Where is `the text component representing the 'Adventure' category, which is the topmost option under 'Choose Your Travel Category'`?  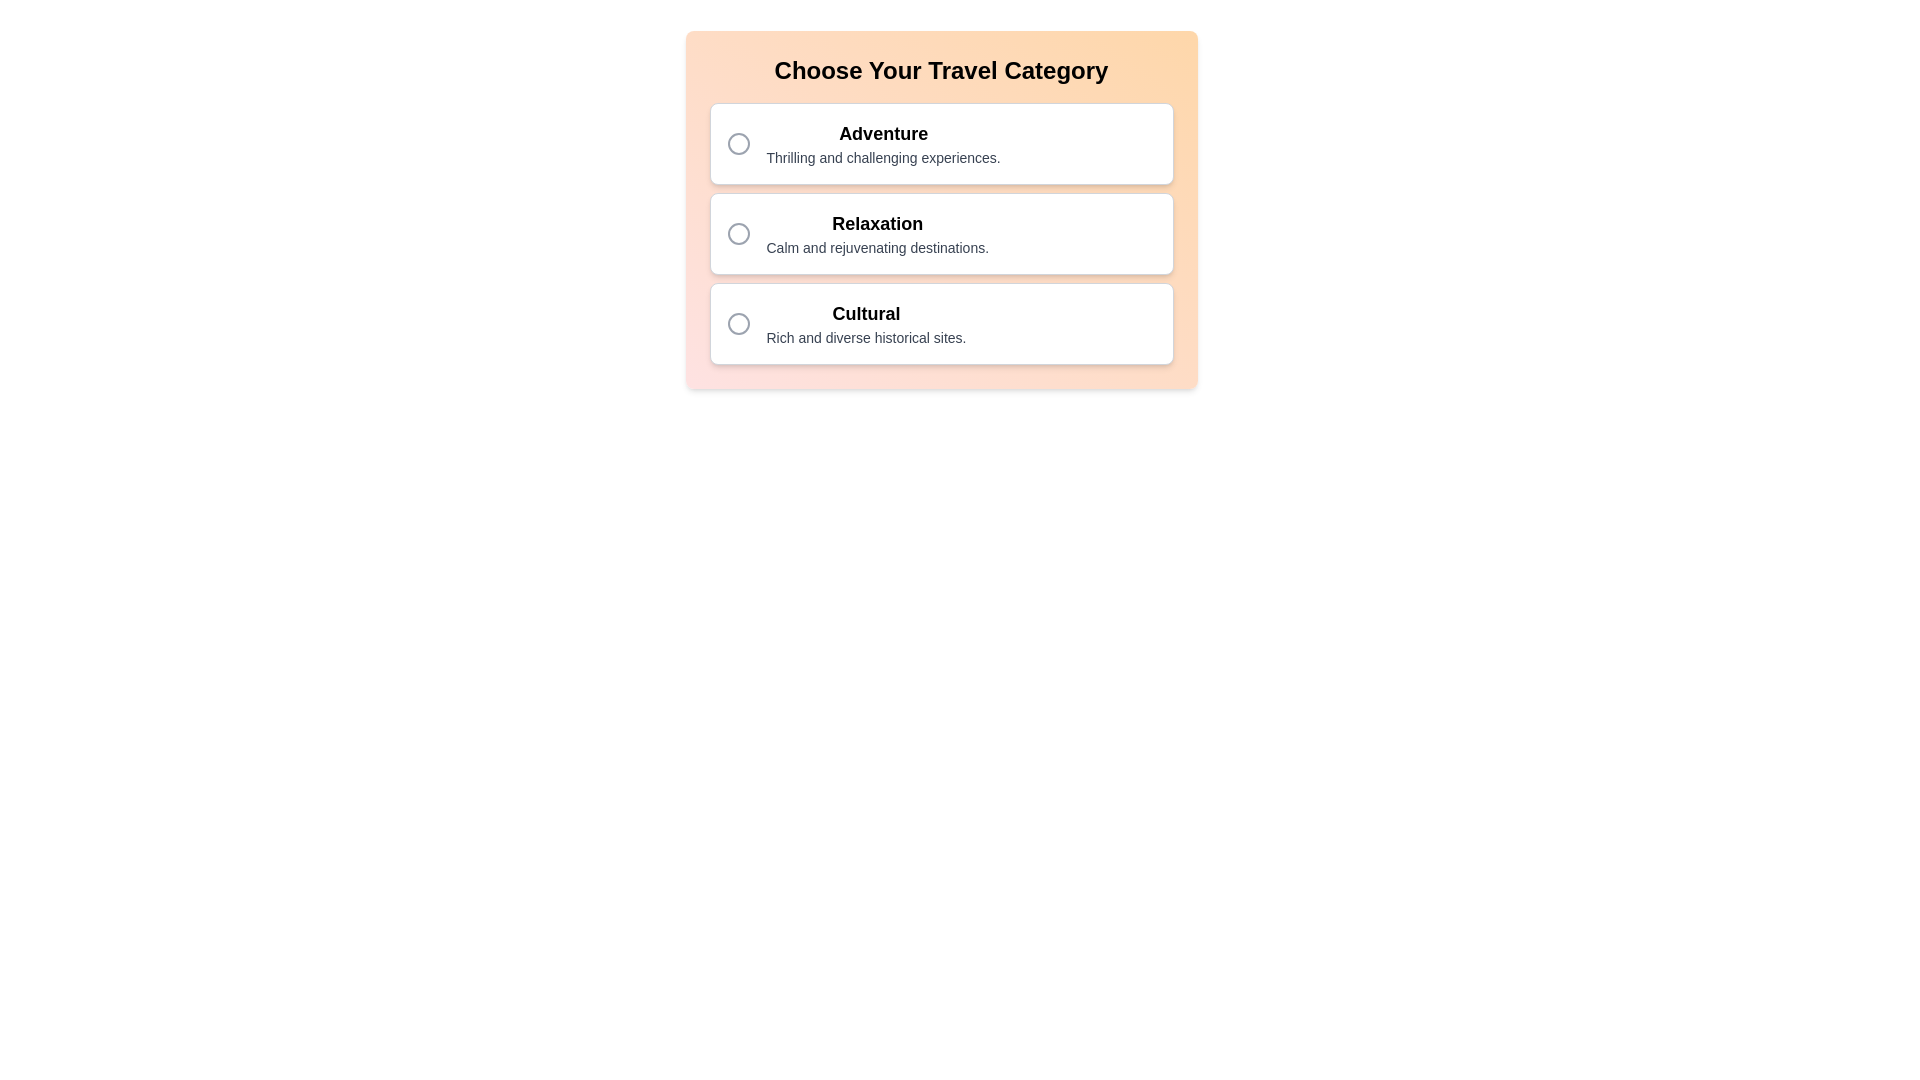
the text component representing the 'Adventure' category, which is the topmost option under 'Choose Your Travel Category' is located at coordinates (882, 142).